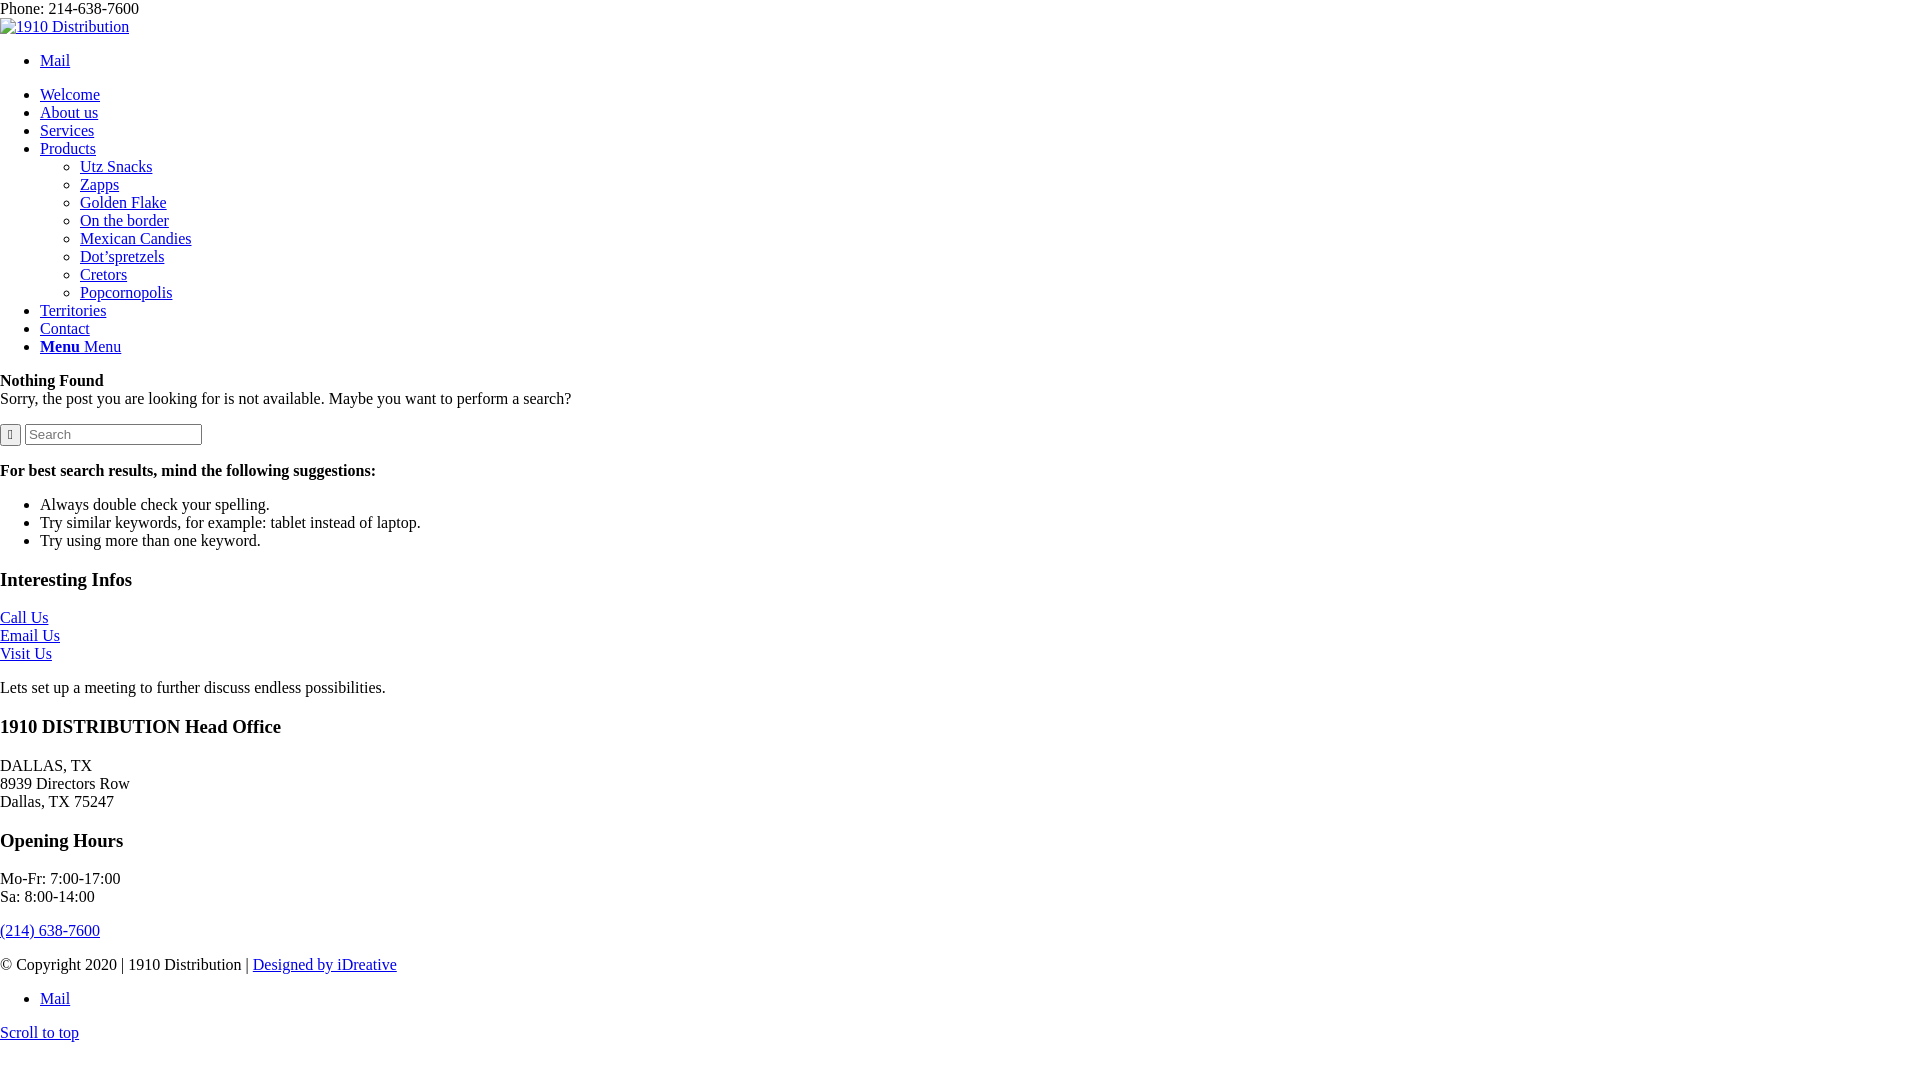  Describe the element at coordinates (39, 998) in the screenshot. I see `'Mail'` at that location.